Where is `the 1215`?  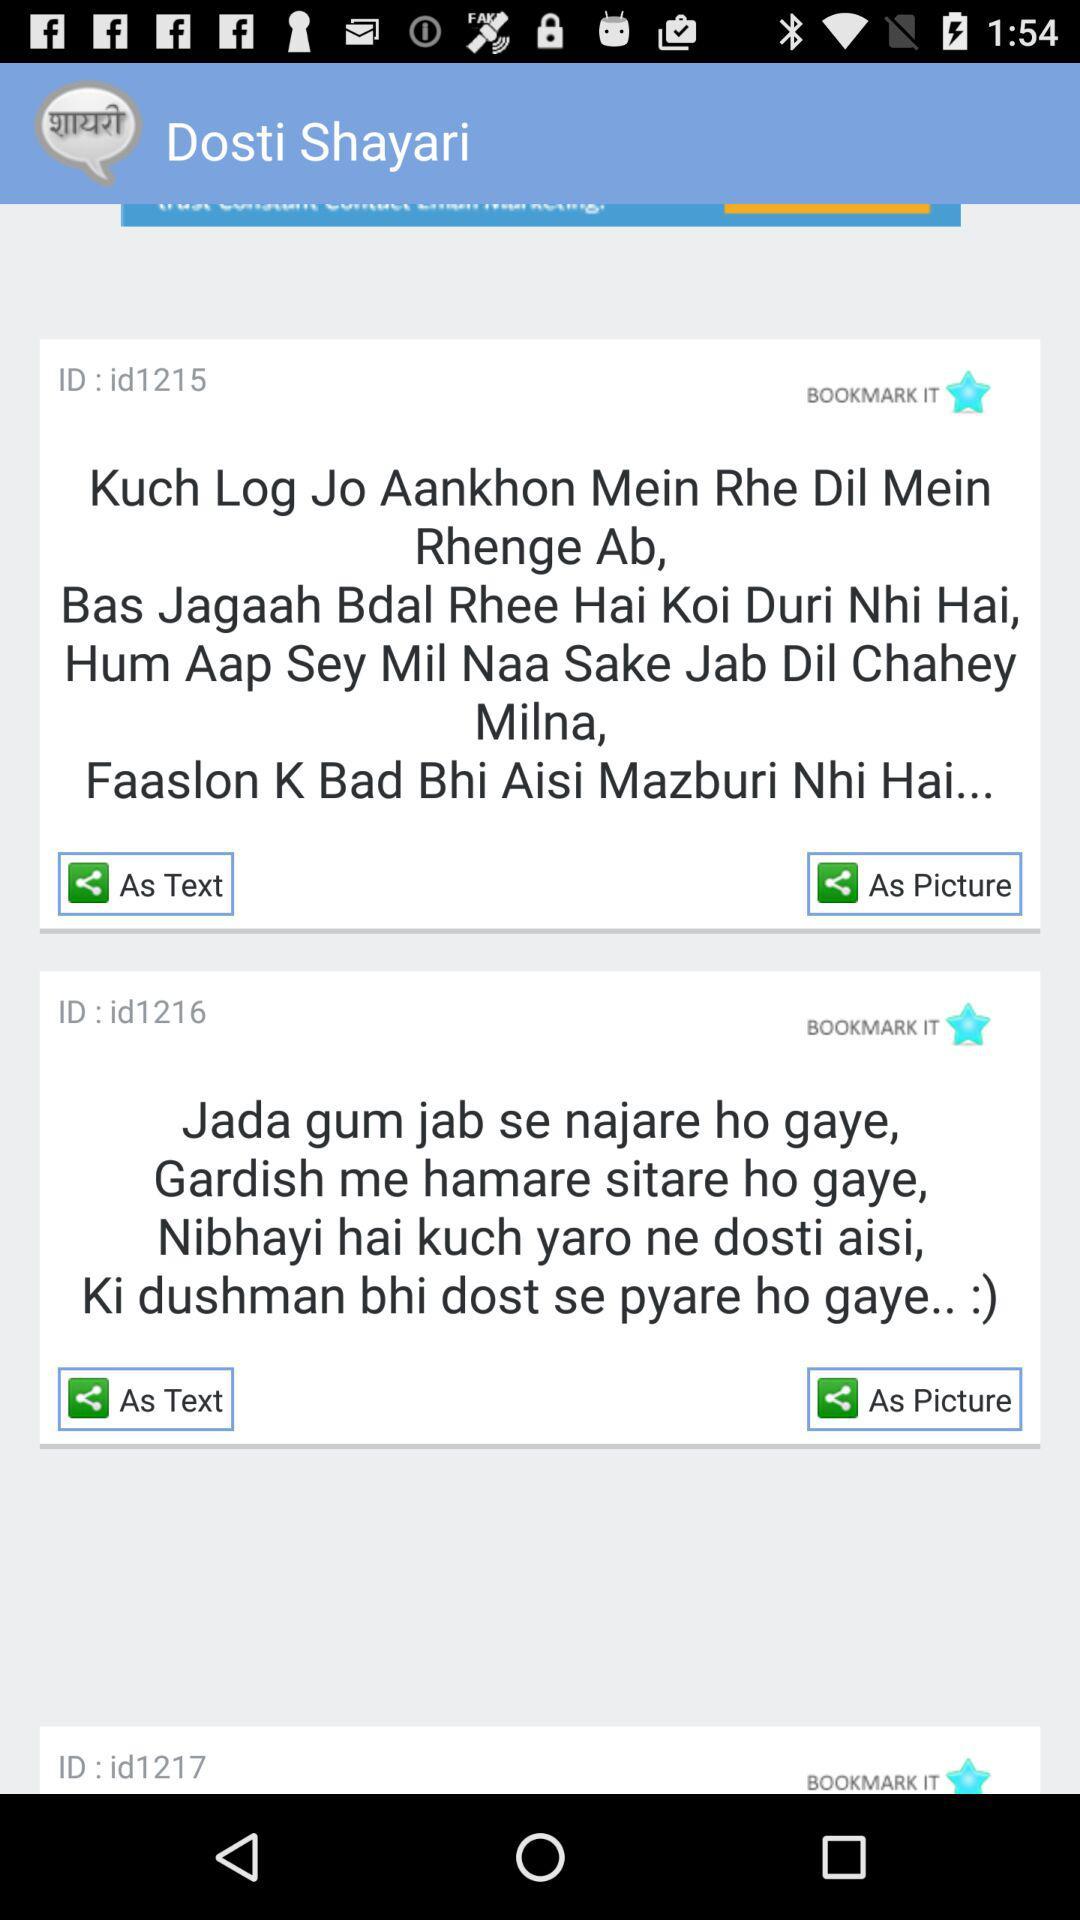
the 1215 is located at coordinates (169, 378).